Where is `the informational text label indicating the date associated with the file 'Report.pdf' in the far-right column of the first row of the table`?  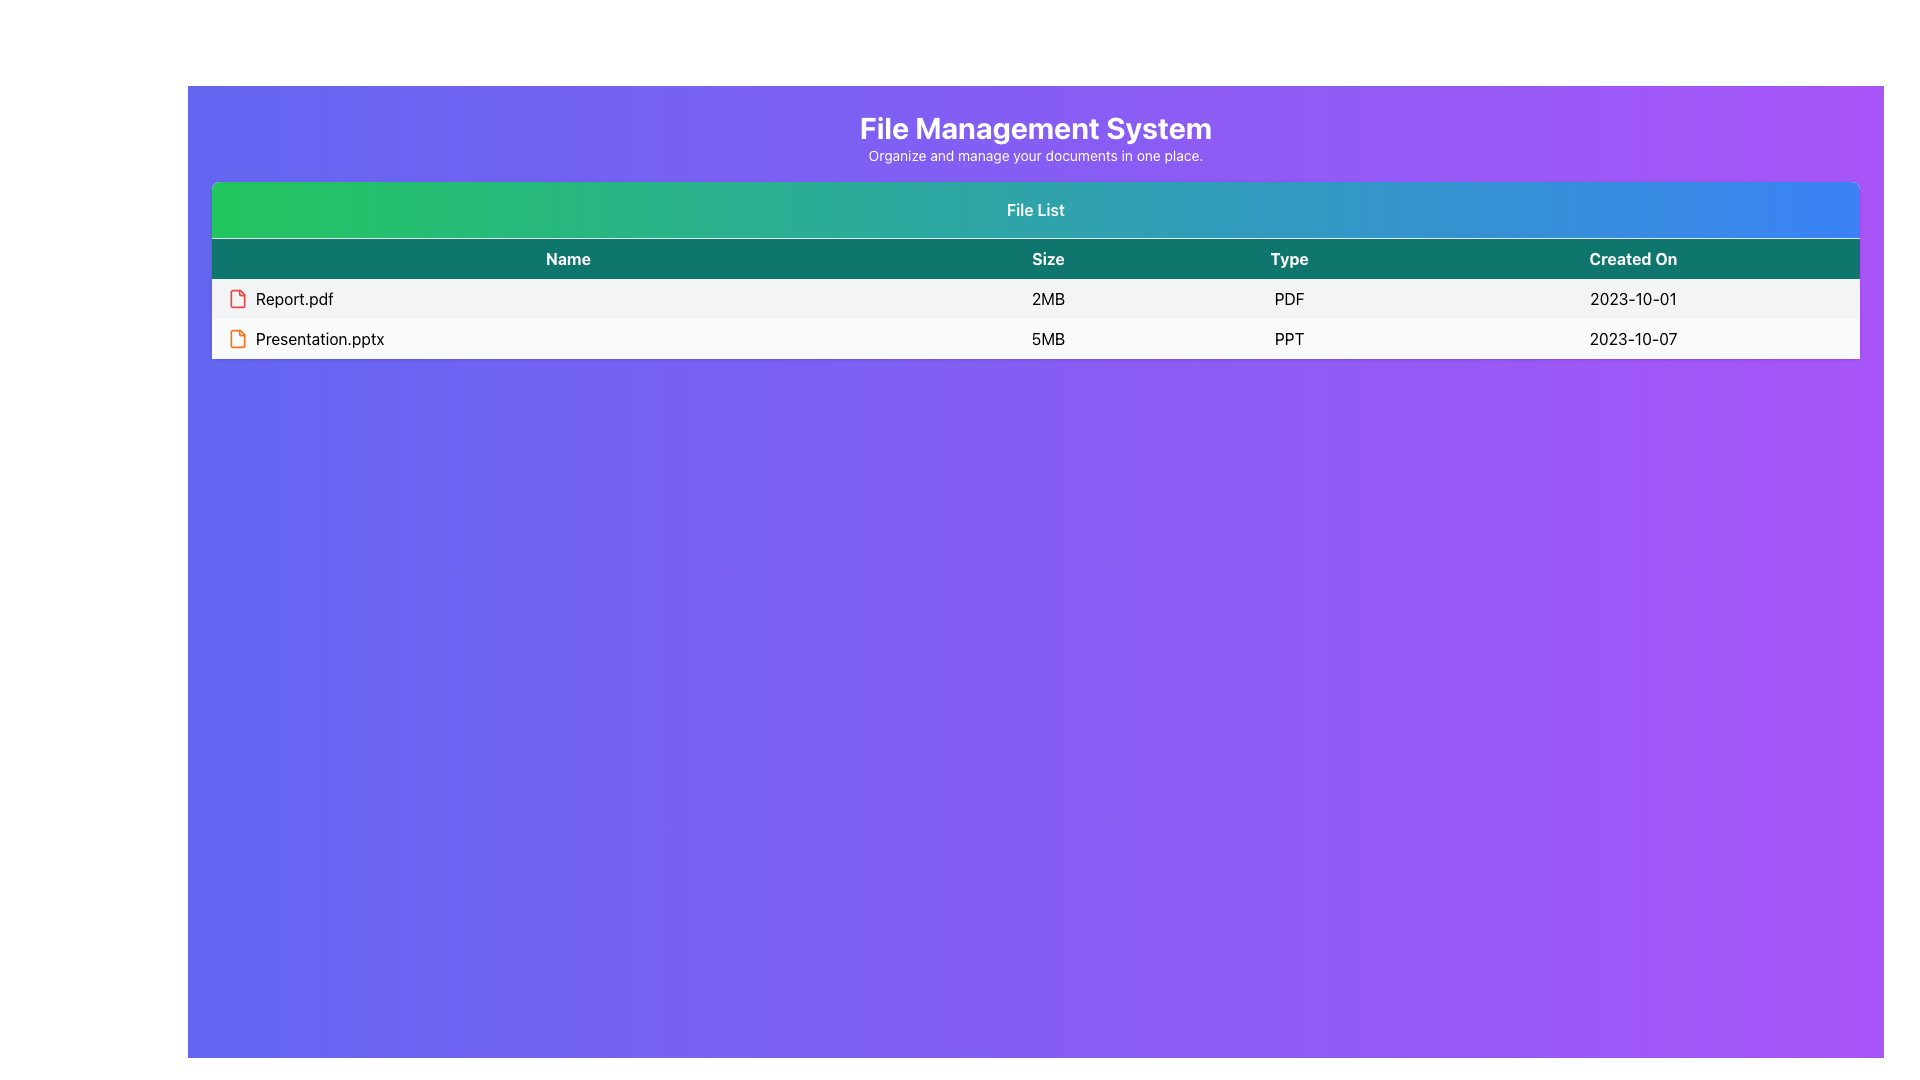
the informational text label indicating the date associated with the file 'Report.pdf' in the far-right column of the first row of the table is located at coordinates (1633, 299).